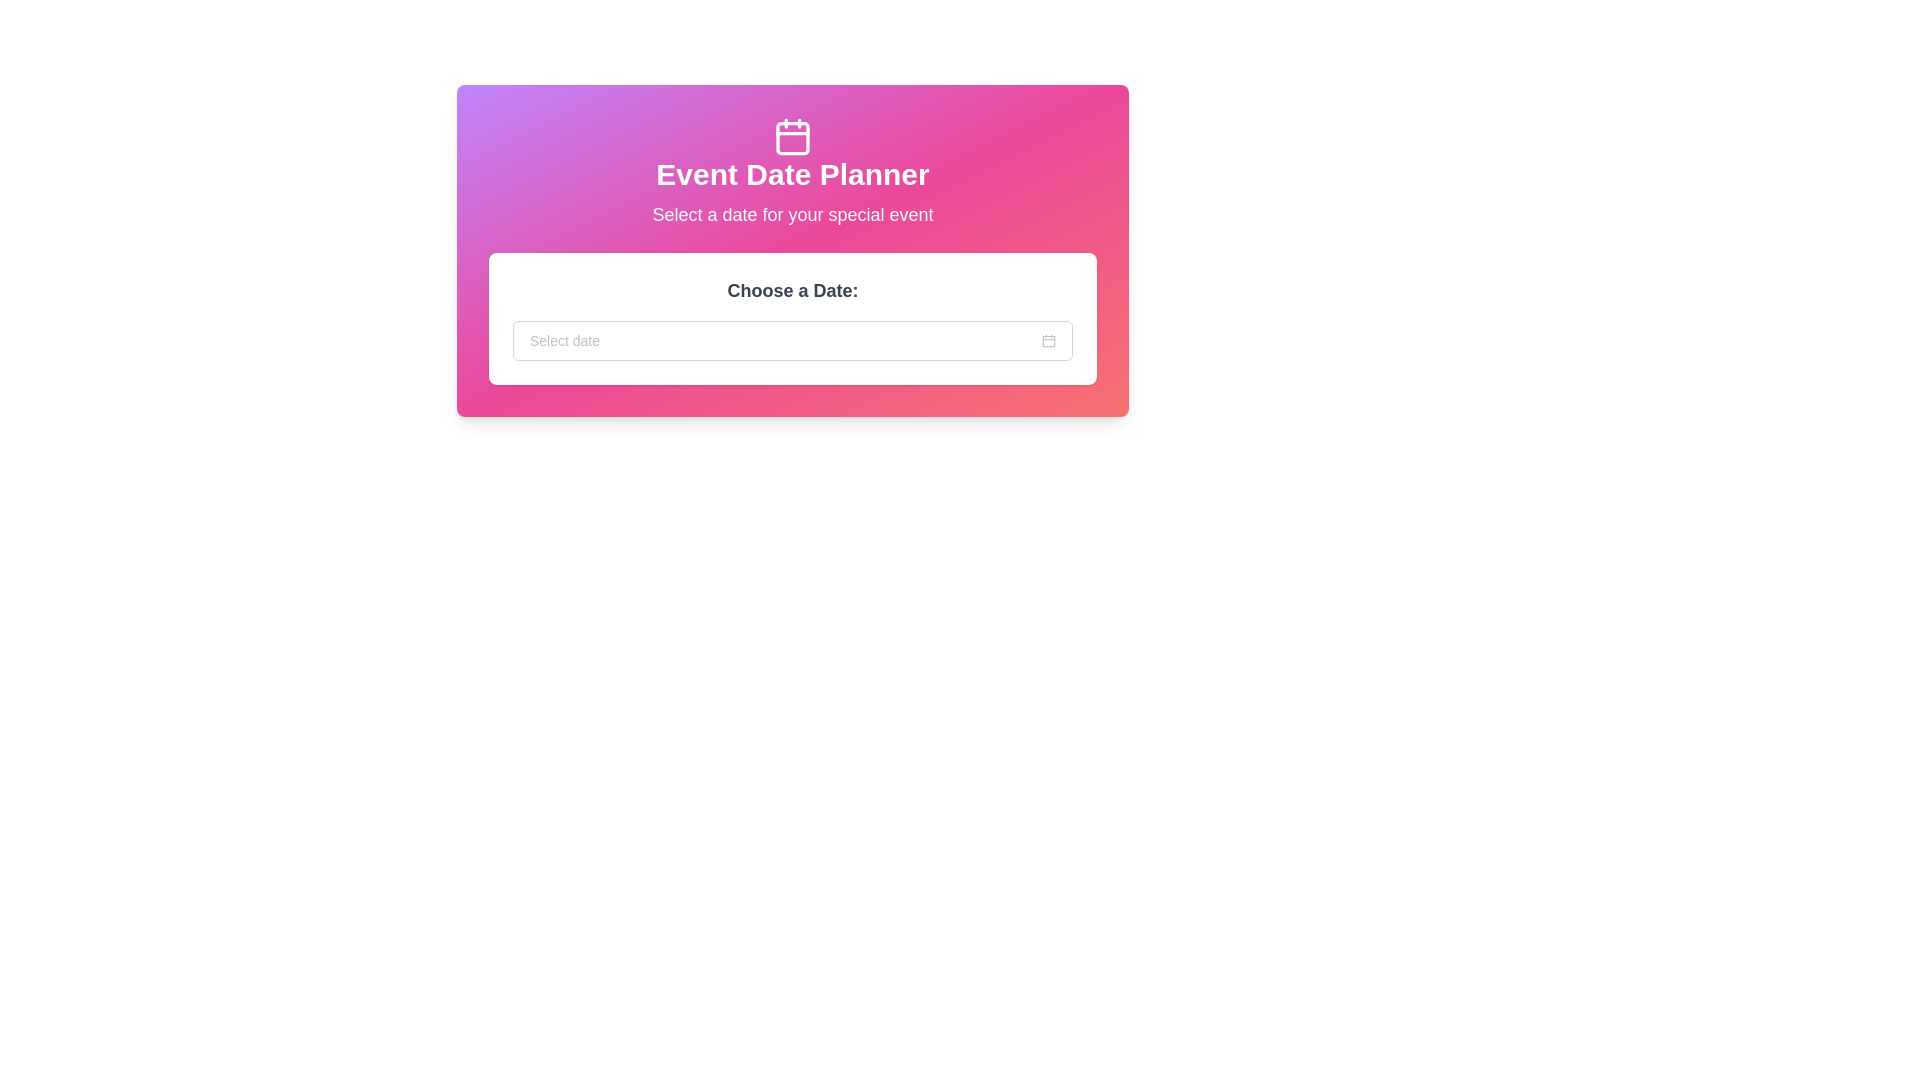 The image size is (1920, 1080). What do you see at coordinates (791, 339) in the screenshot?
I see `the Date picker input field located below the 'Choose a Date:' text to allow for keyboard interaction` at bounding box center [791, 339].